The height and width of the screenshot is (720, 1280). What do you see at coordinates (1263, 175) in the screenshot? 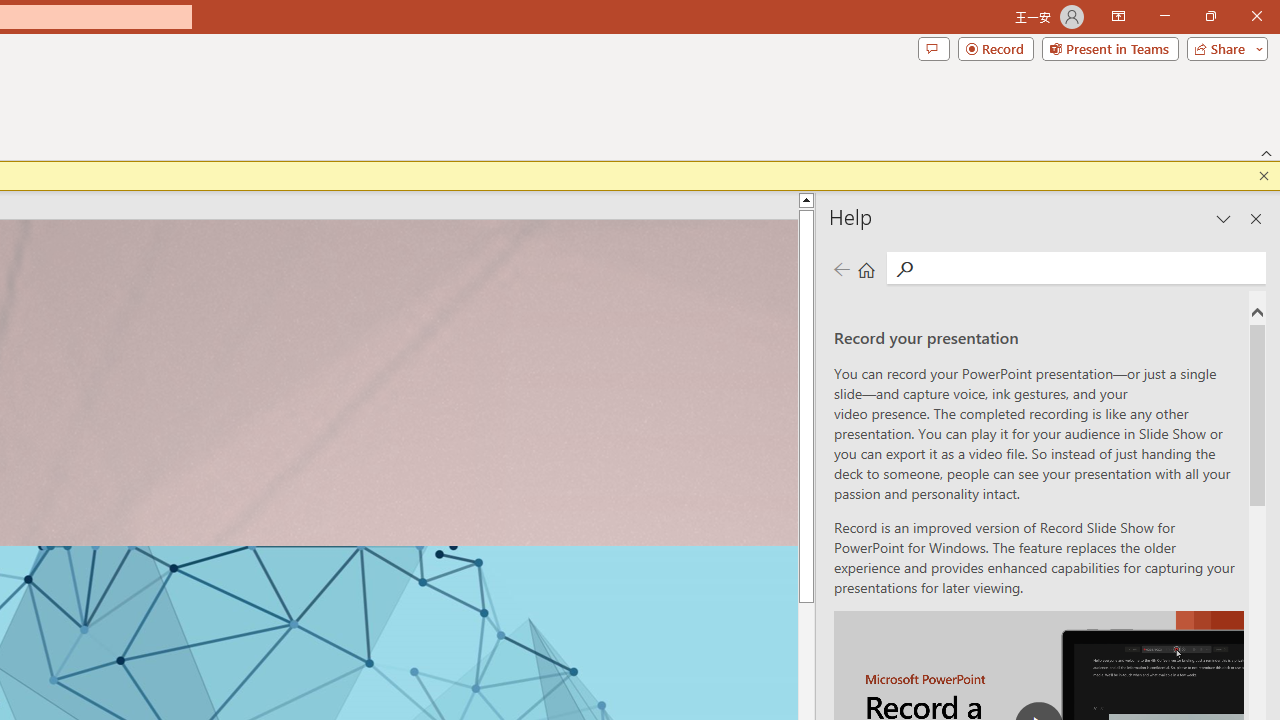
I see `'Close this message'` at bounding box center [1263, 175].